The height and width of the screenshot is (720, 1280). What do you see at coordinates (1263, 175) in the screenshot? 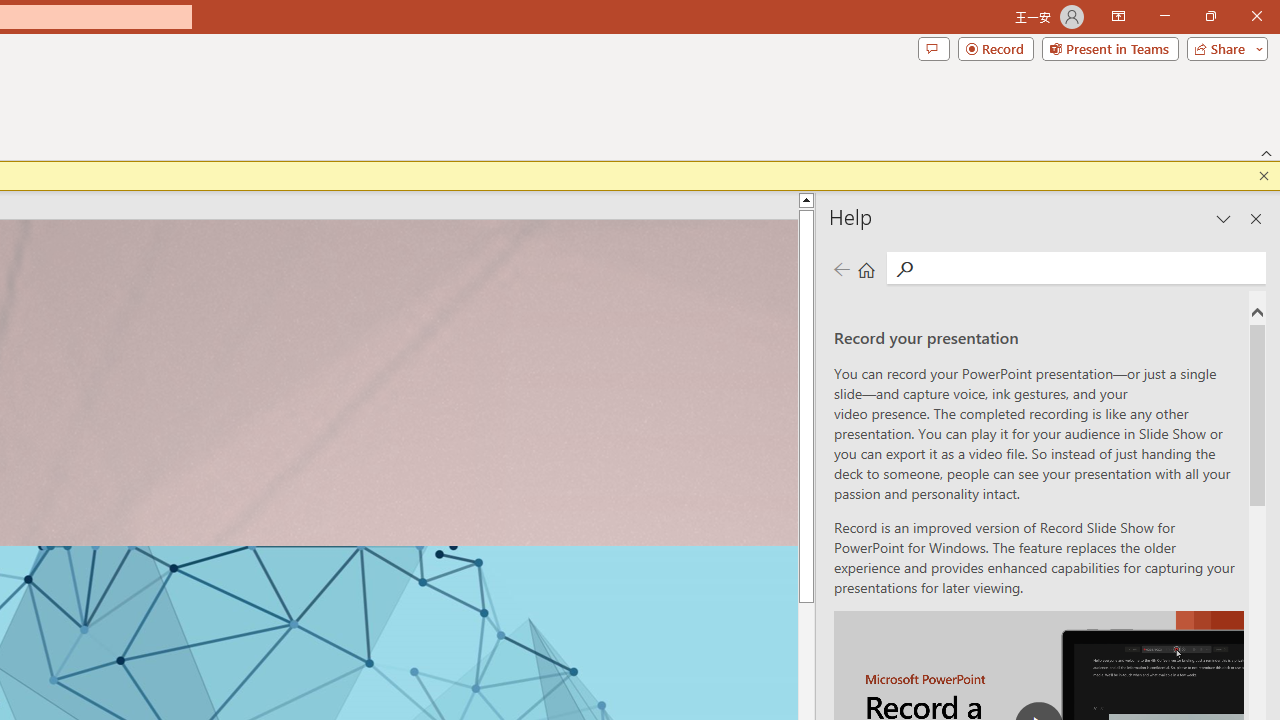
I see `'Close this message'` at bounding box center [1263, 175].